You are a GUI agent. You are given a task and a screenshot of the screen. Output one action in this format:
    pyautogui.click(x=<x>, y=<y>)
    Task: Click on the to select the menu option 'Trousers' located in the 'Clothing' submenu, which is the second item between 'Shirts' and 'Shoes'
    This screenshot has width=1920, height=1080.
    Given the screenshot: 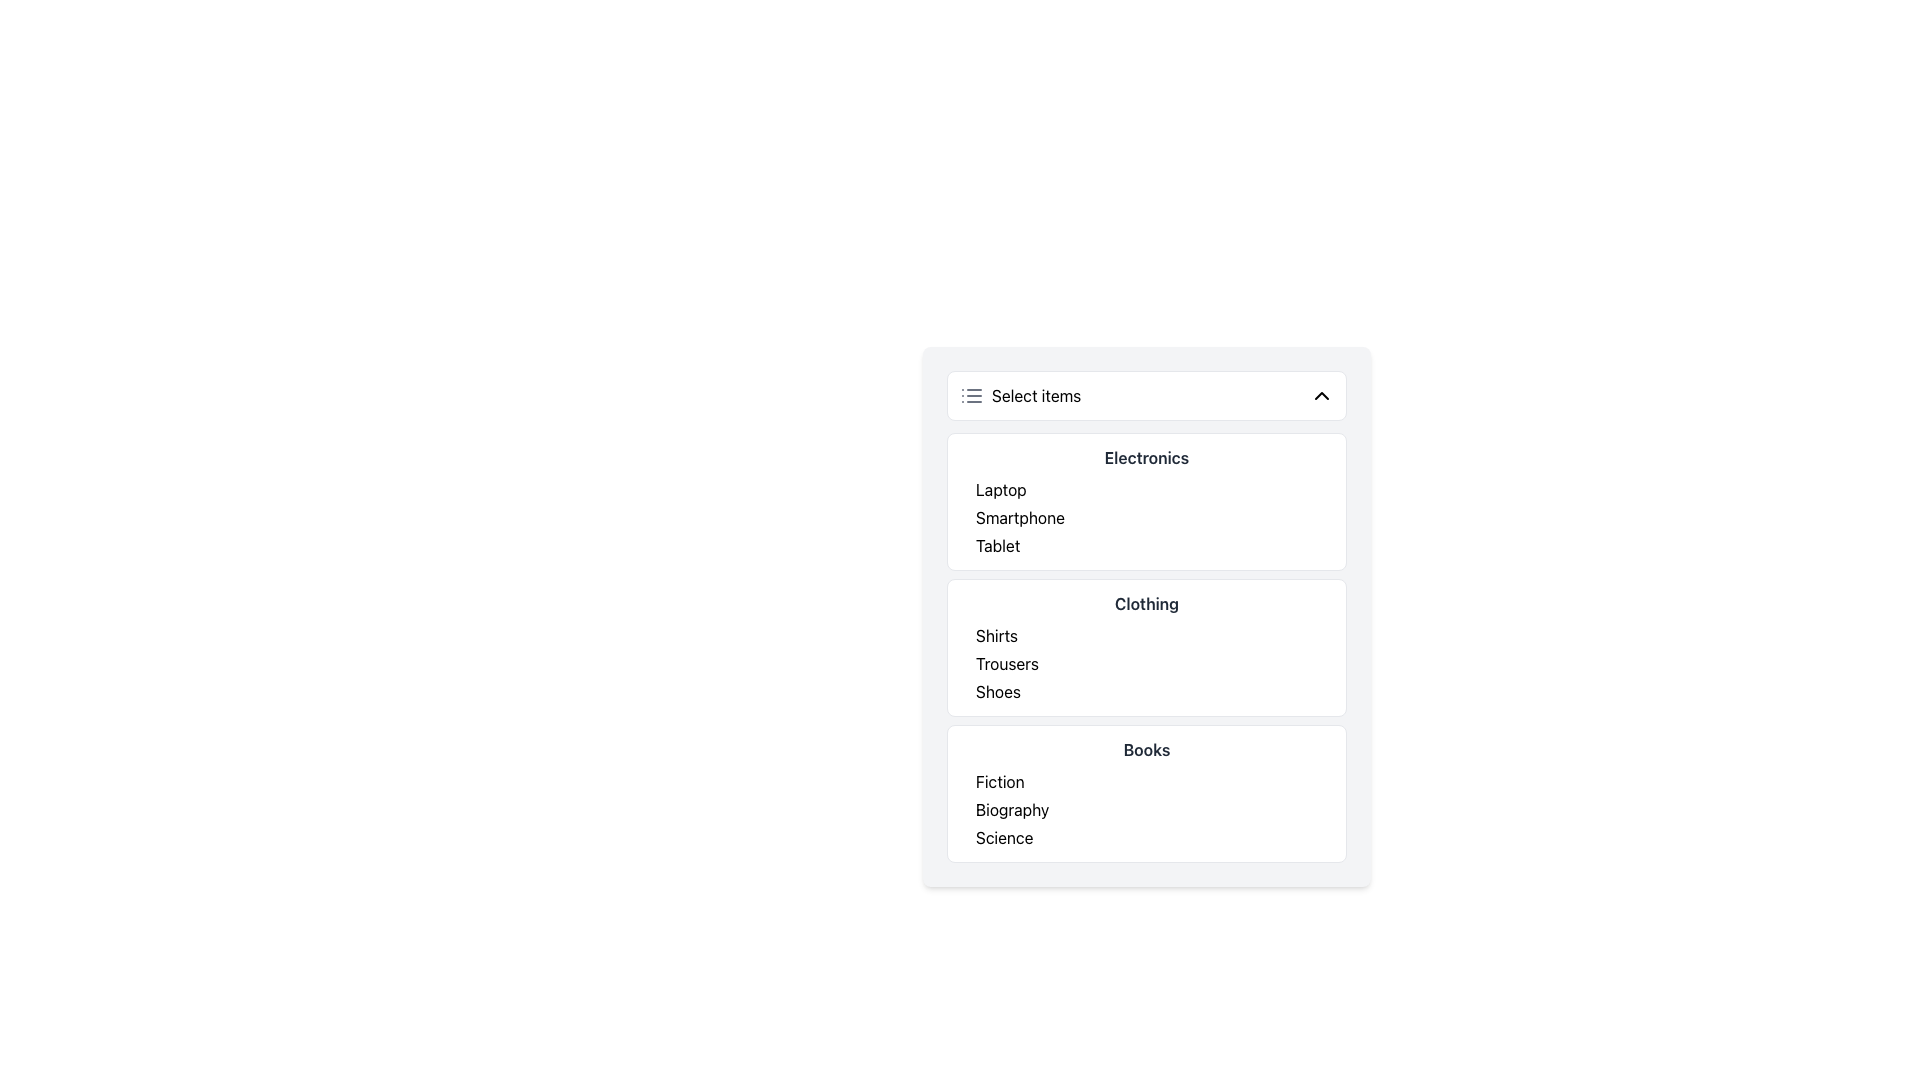 What is the action you would take?
    pyautogui.click(x=1007, y=663)
    